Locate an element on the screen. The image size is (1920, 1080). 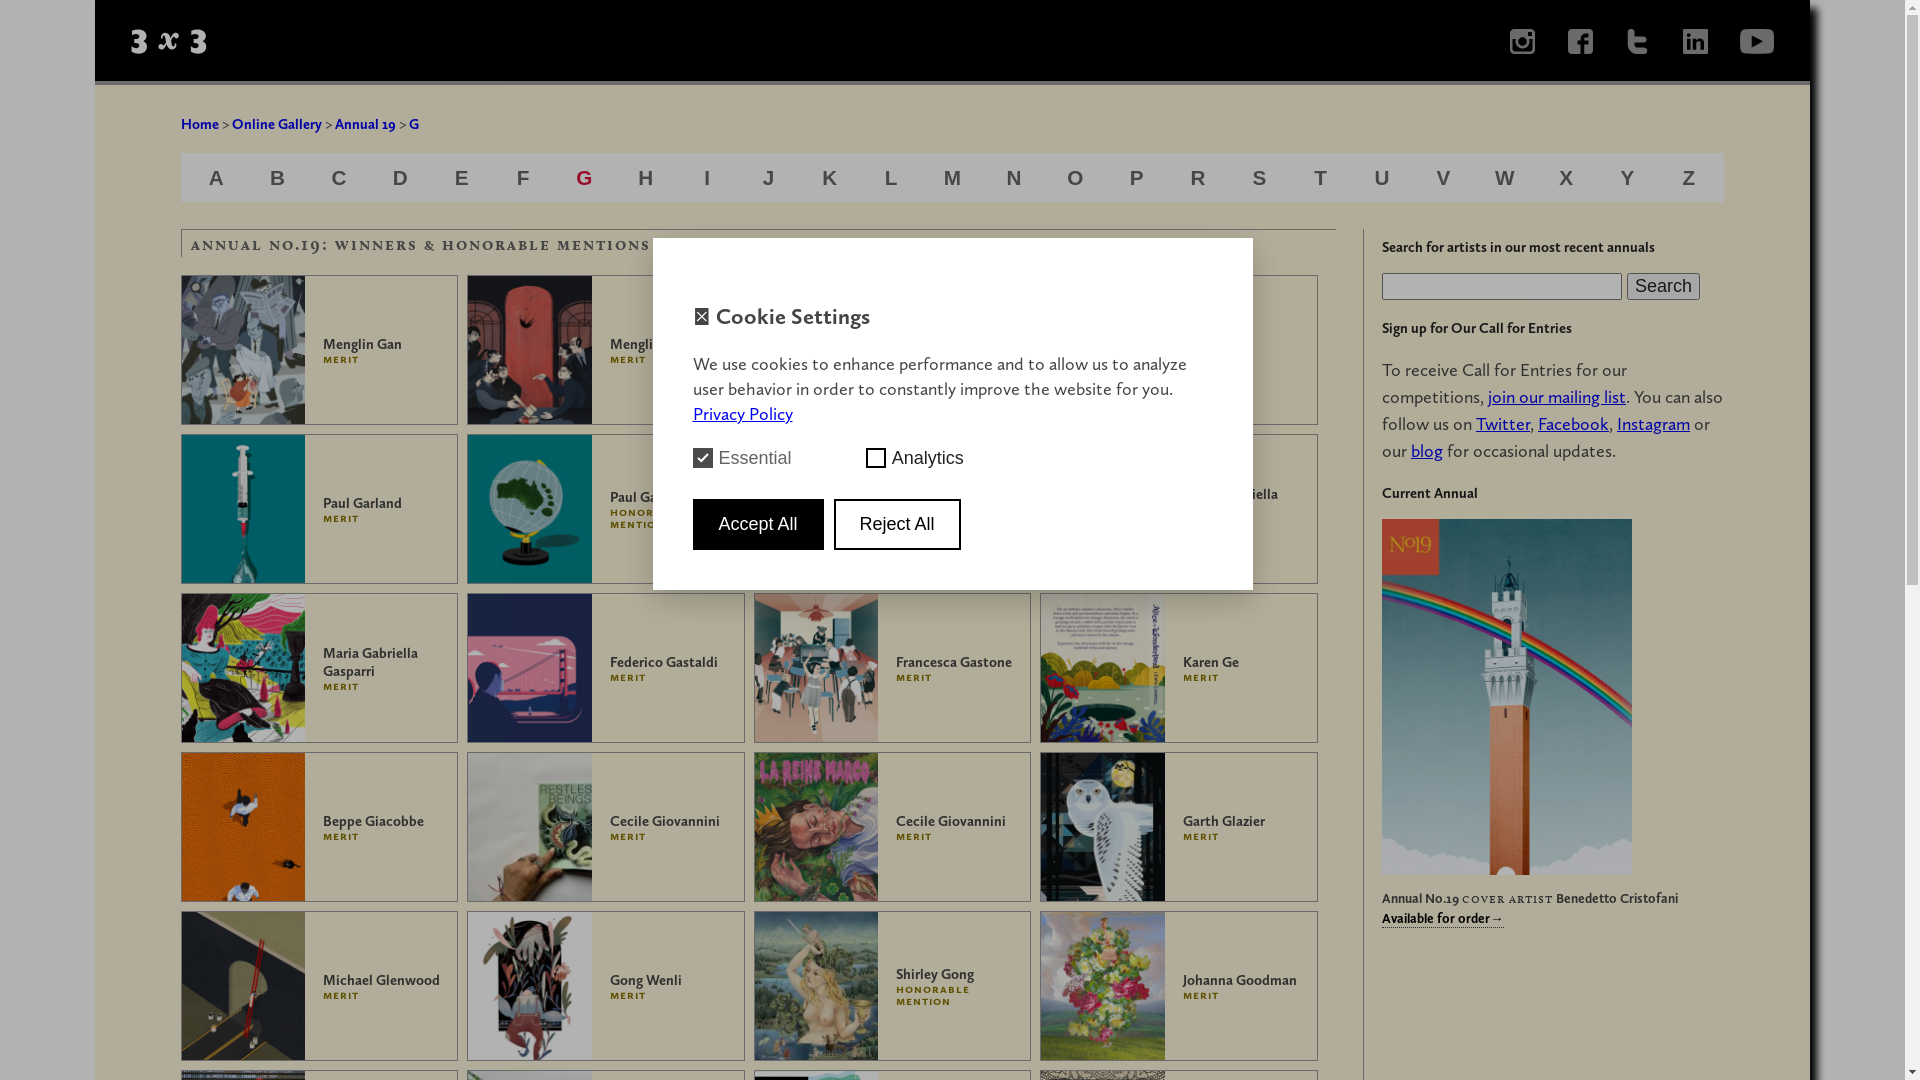
'Reject All' is located at coordinates (896, 523).